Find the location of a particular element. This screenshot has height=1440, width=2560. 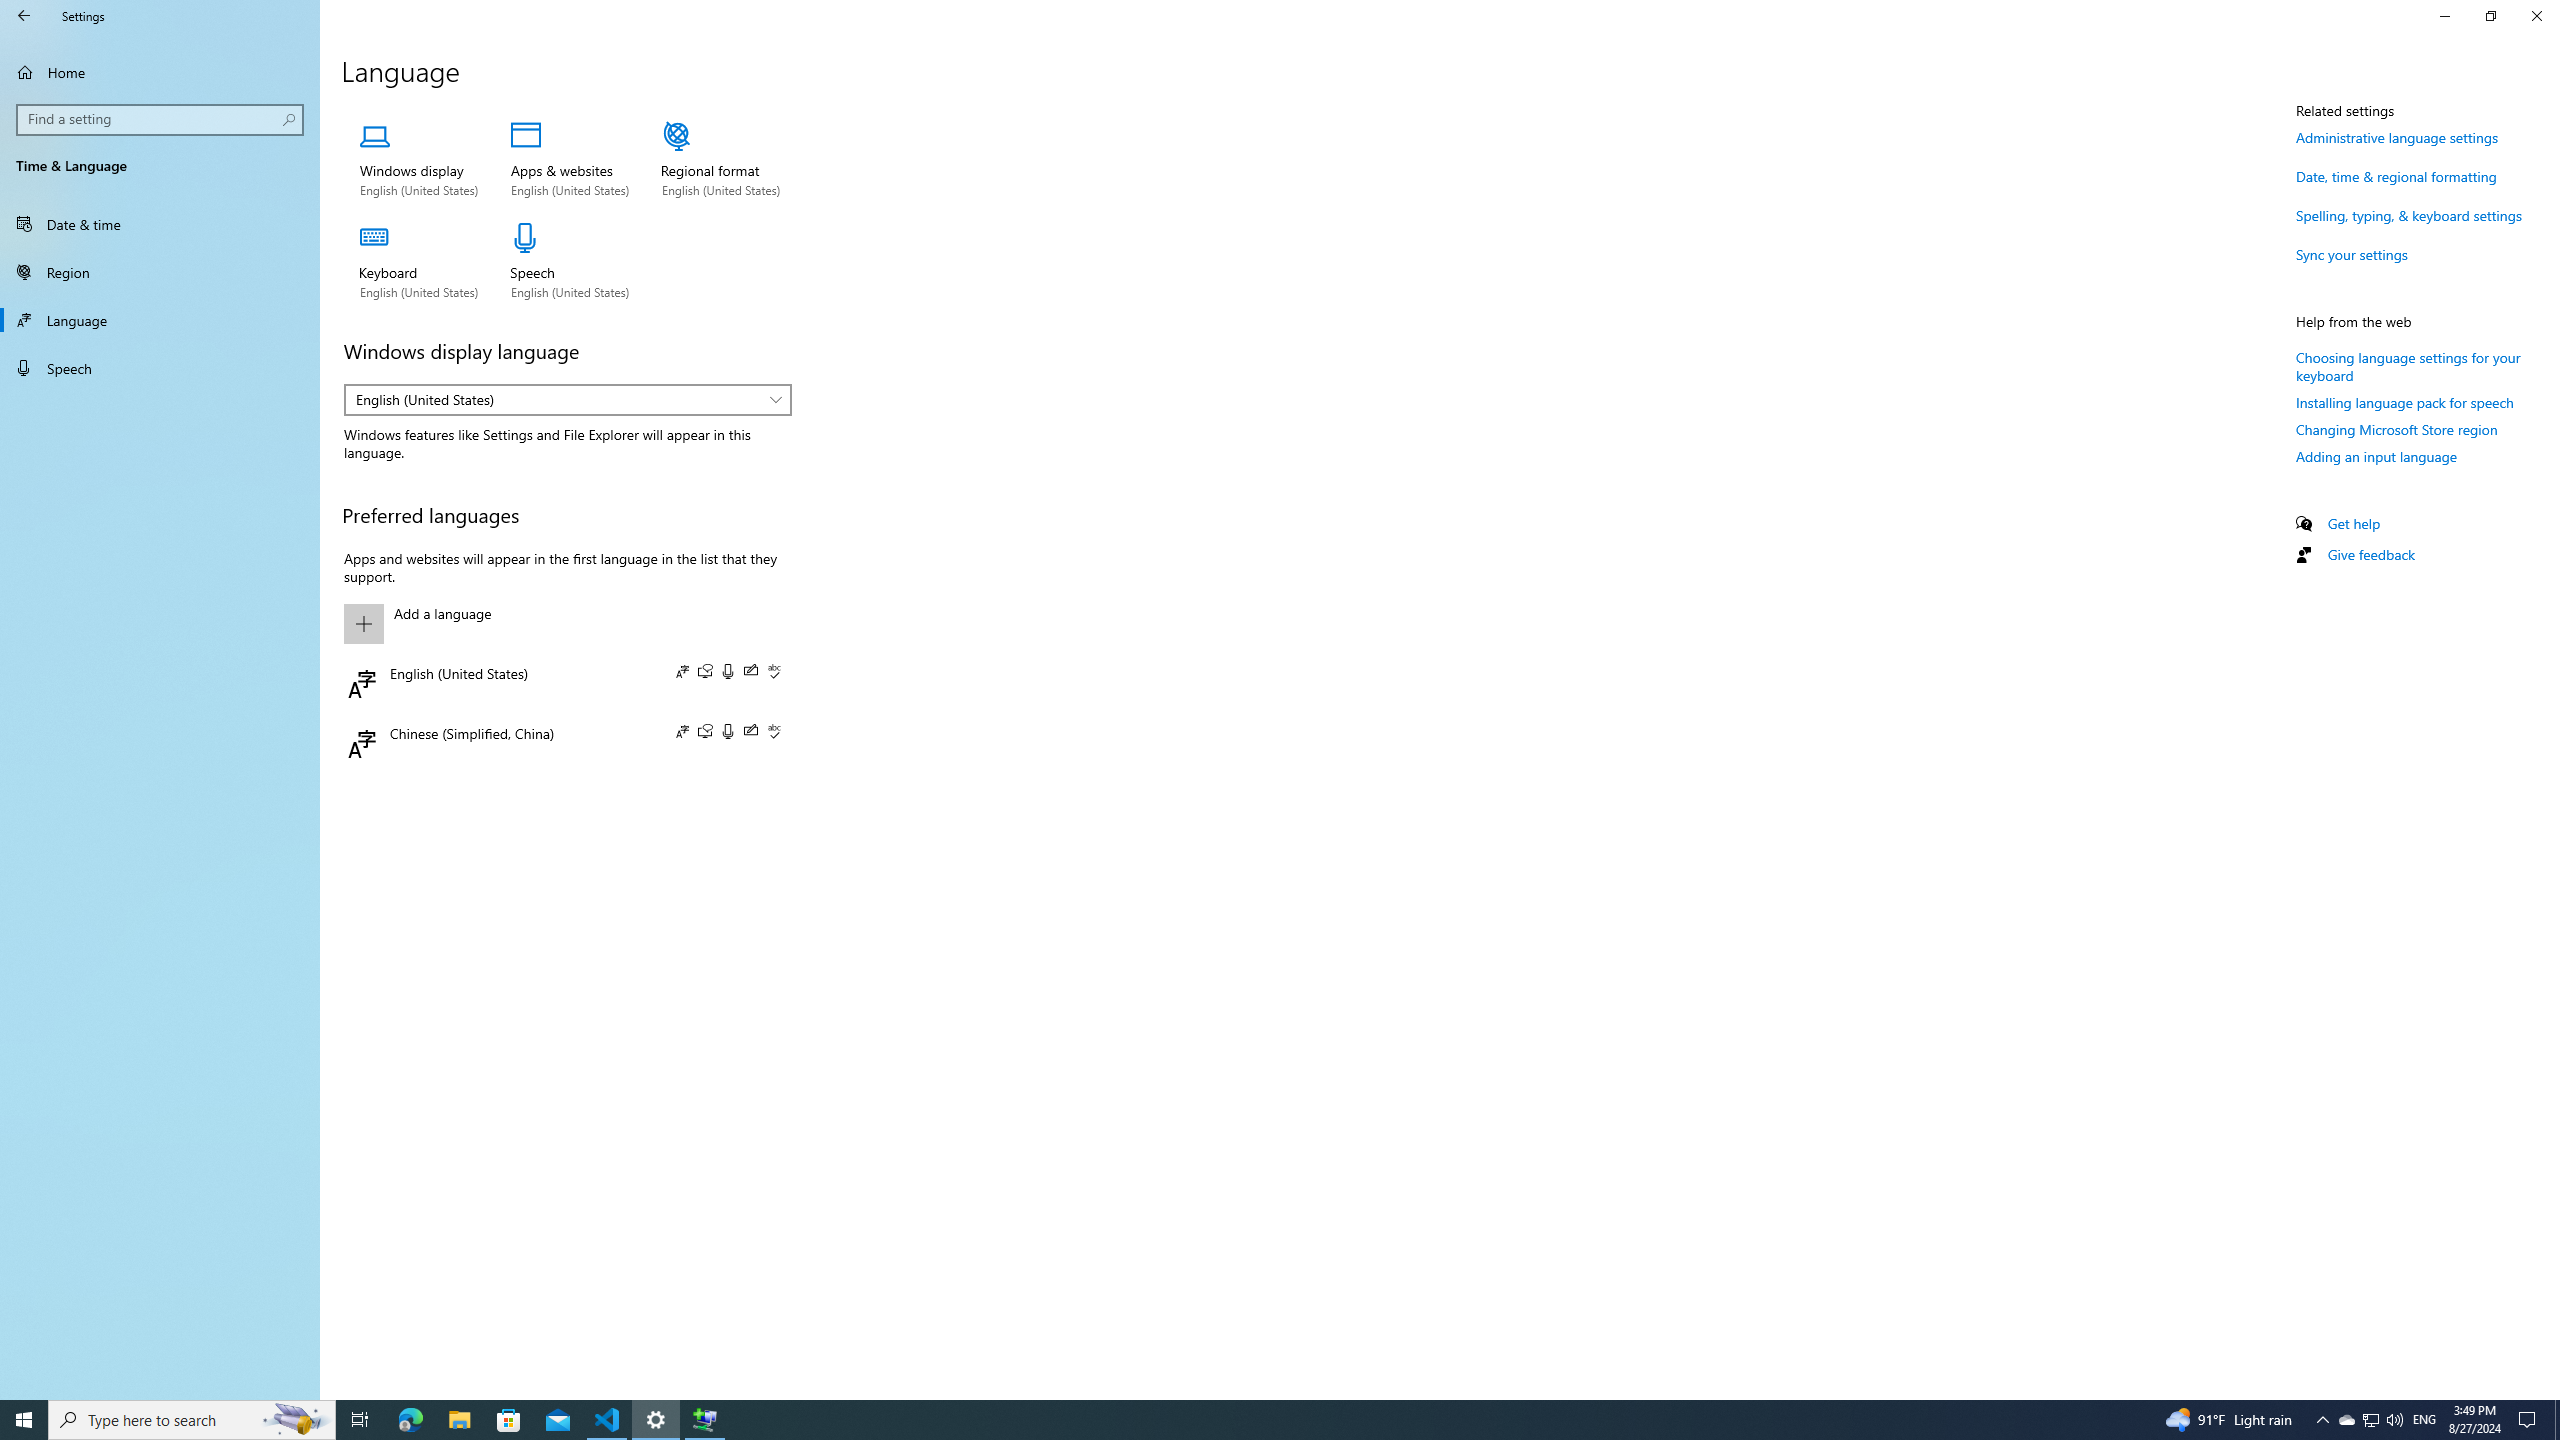

'Choosing language settings for your keyboard' is located at coordinates (2408, 364).